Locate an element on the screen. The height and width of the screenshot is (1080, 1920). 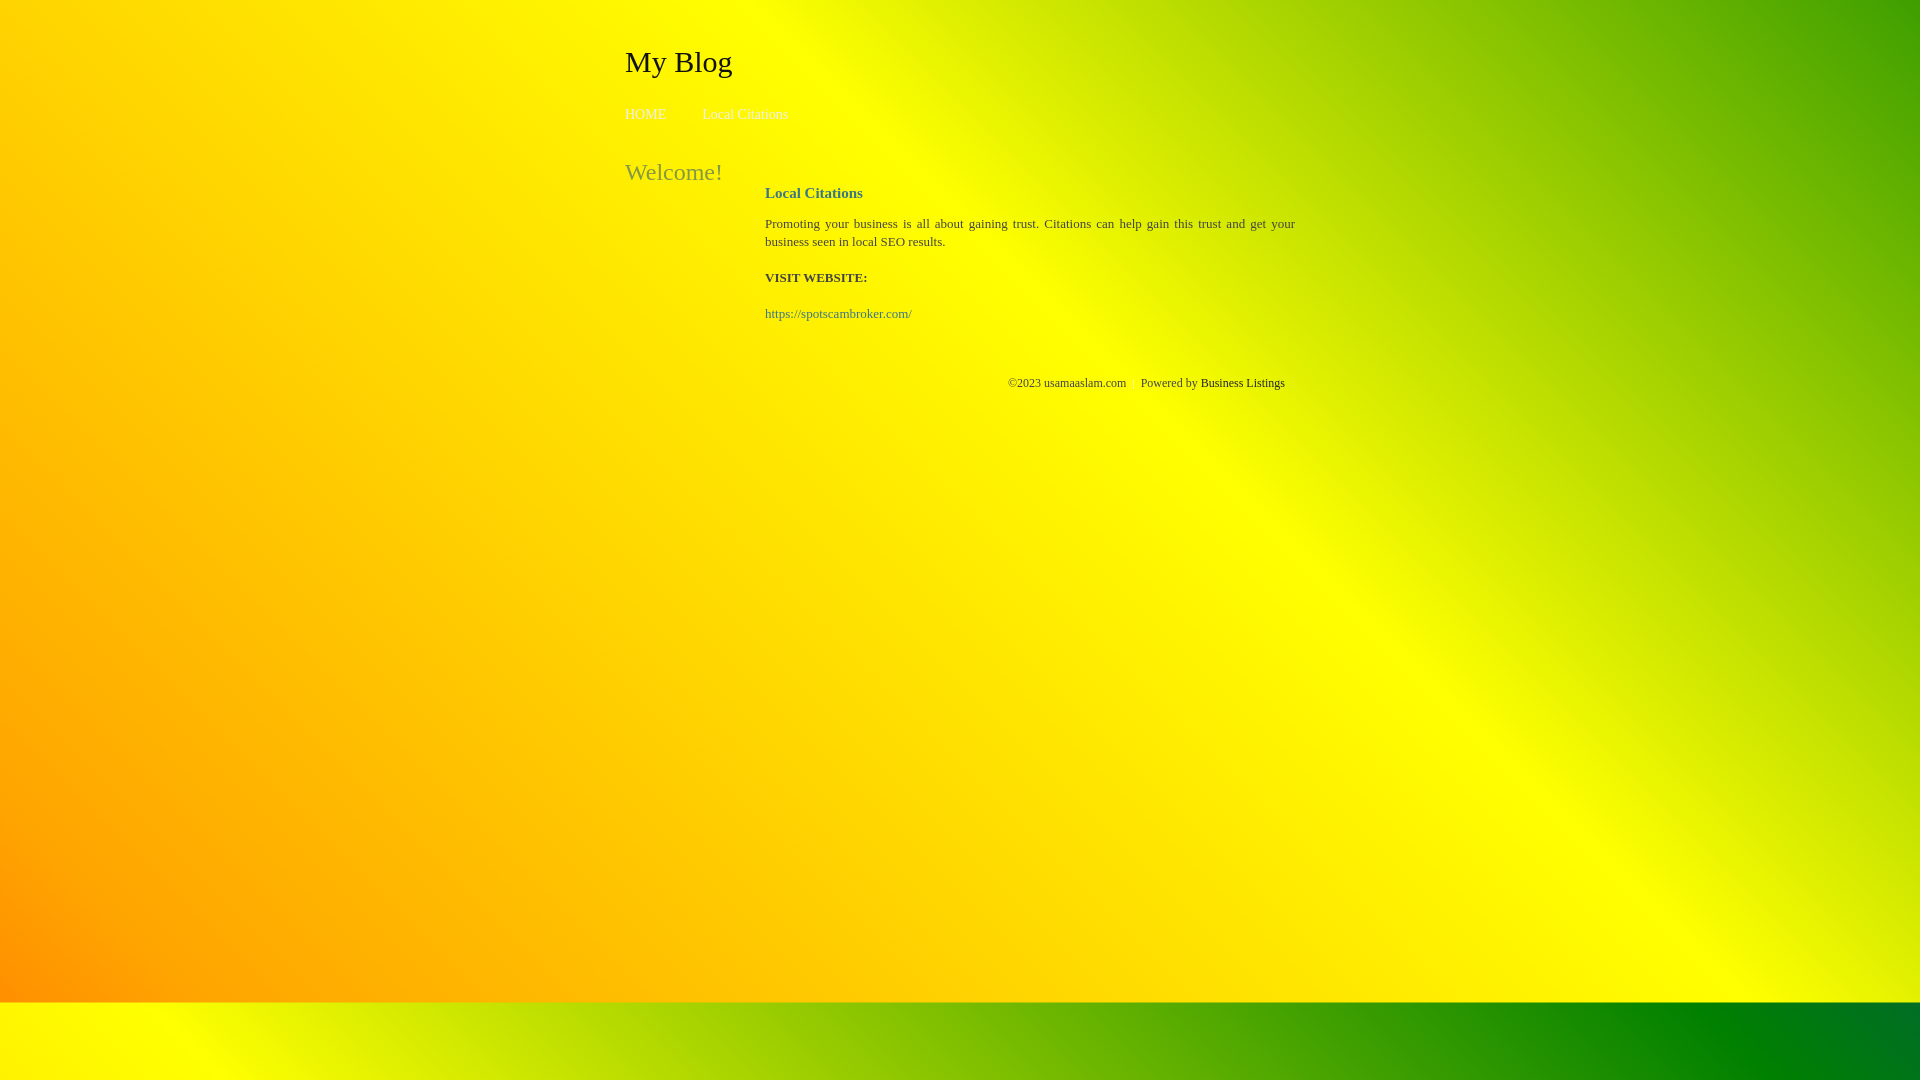
'https://spotscambroker.com/' is located at coordinates (838, 313).